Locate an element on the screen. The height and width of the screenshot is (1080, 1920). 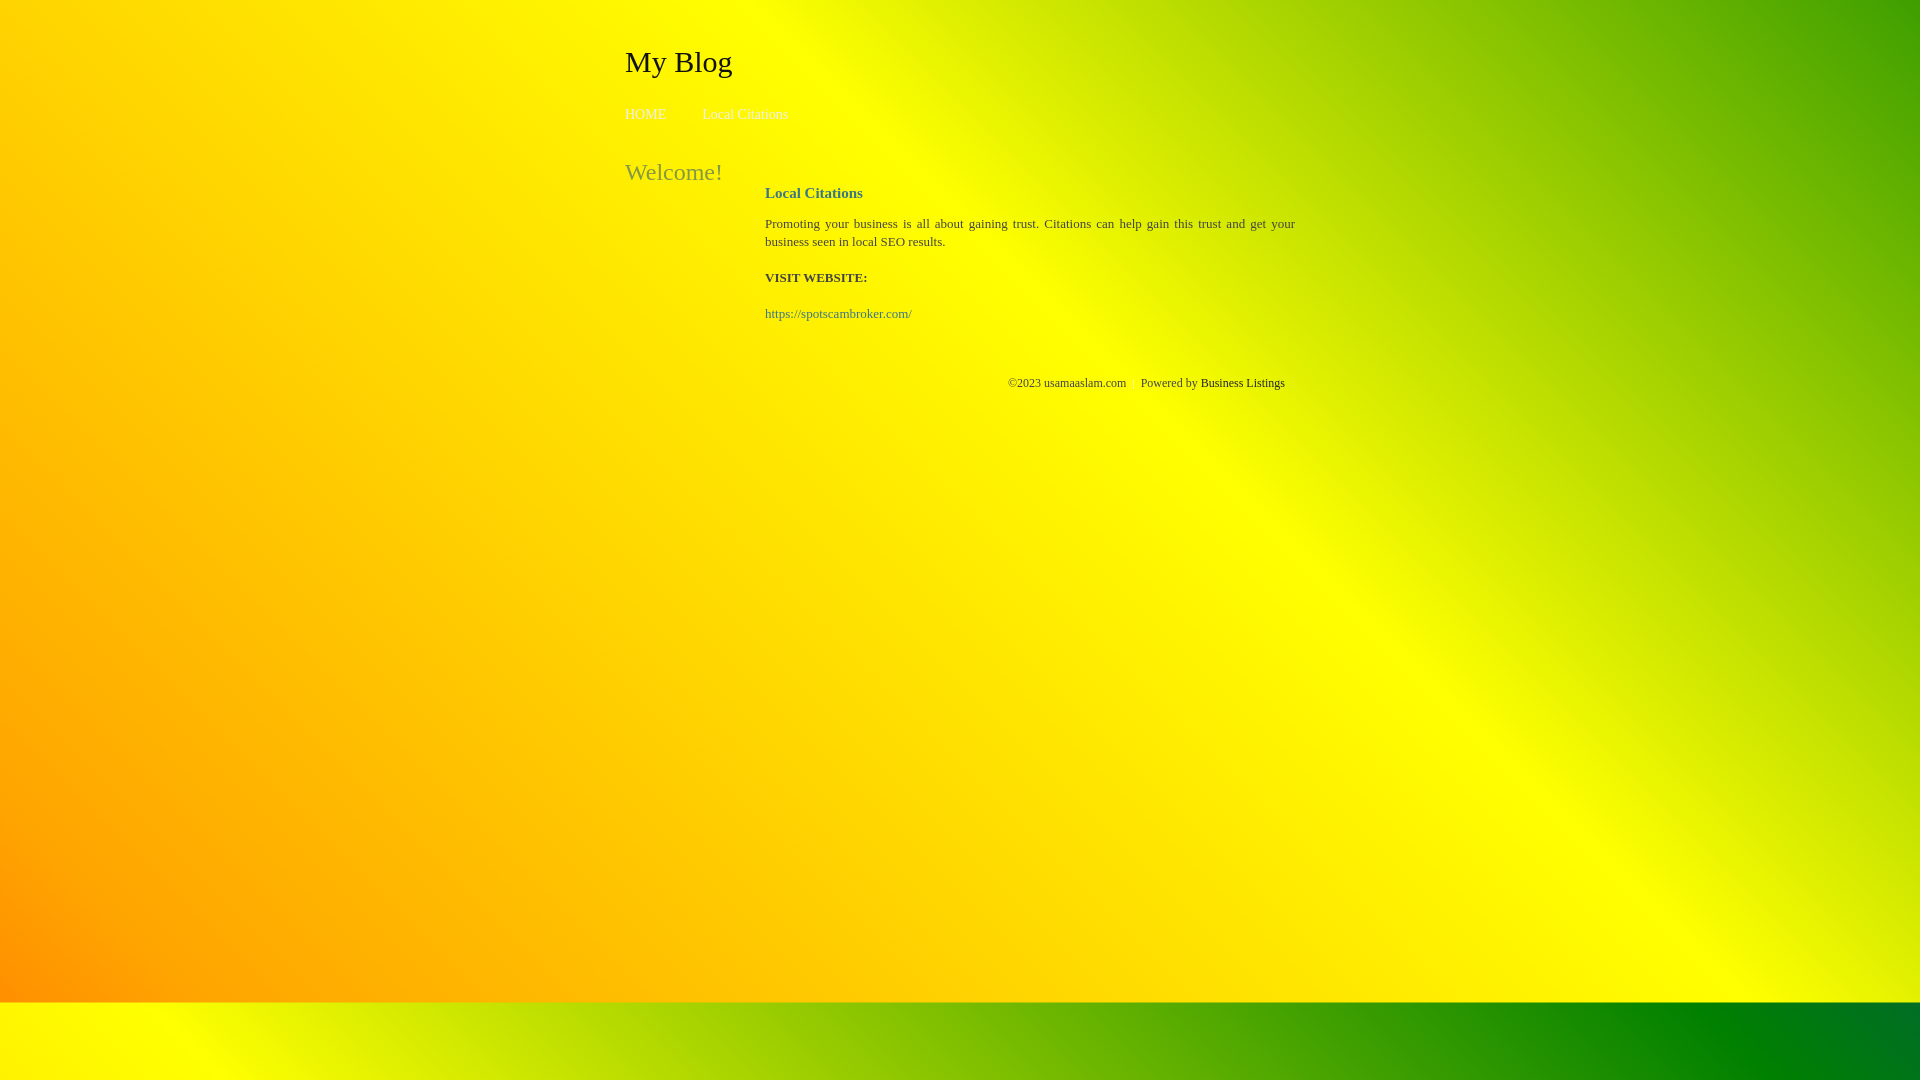
'https://spotscambroker.com/' is located at coordinates (838, 313).